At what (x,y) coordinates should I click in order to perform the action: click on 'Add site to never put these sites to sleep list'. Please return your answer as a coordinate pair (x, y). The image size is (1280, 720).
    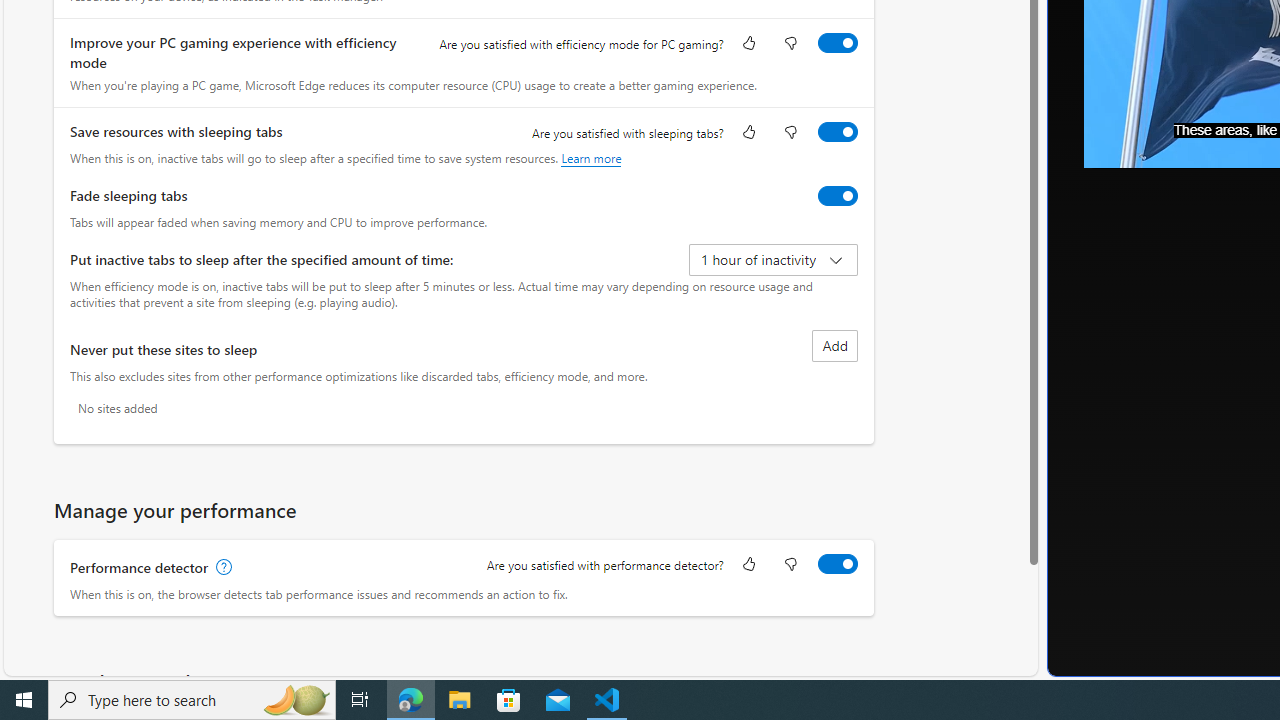
    Looking at the image, I should click on (834, 344).